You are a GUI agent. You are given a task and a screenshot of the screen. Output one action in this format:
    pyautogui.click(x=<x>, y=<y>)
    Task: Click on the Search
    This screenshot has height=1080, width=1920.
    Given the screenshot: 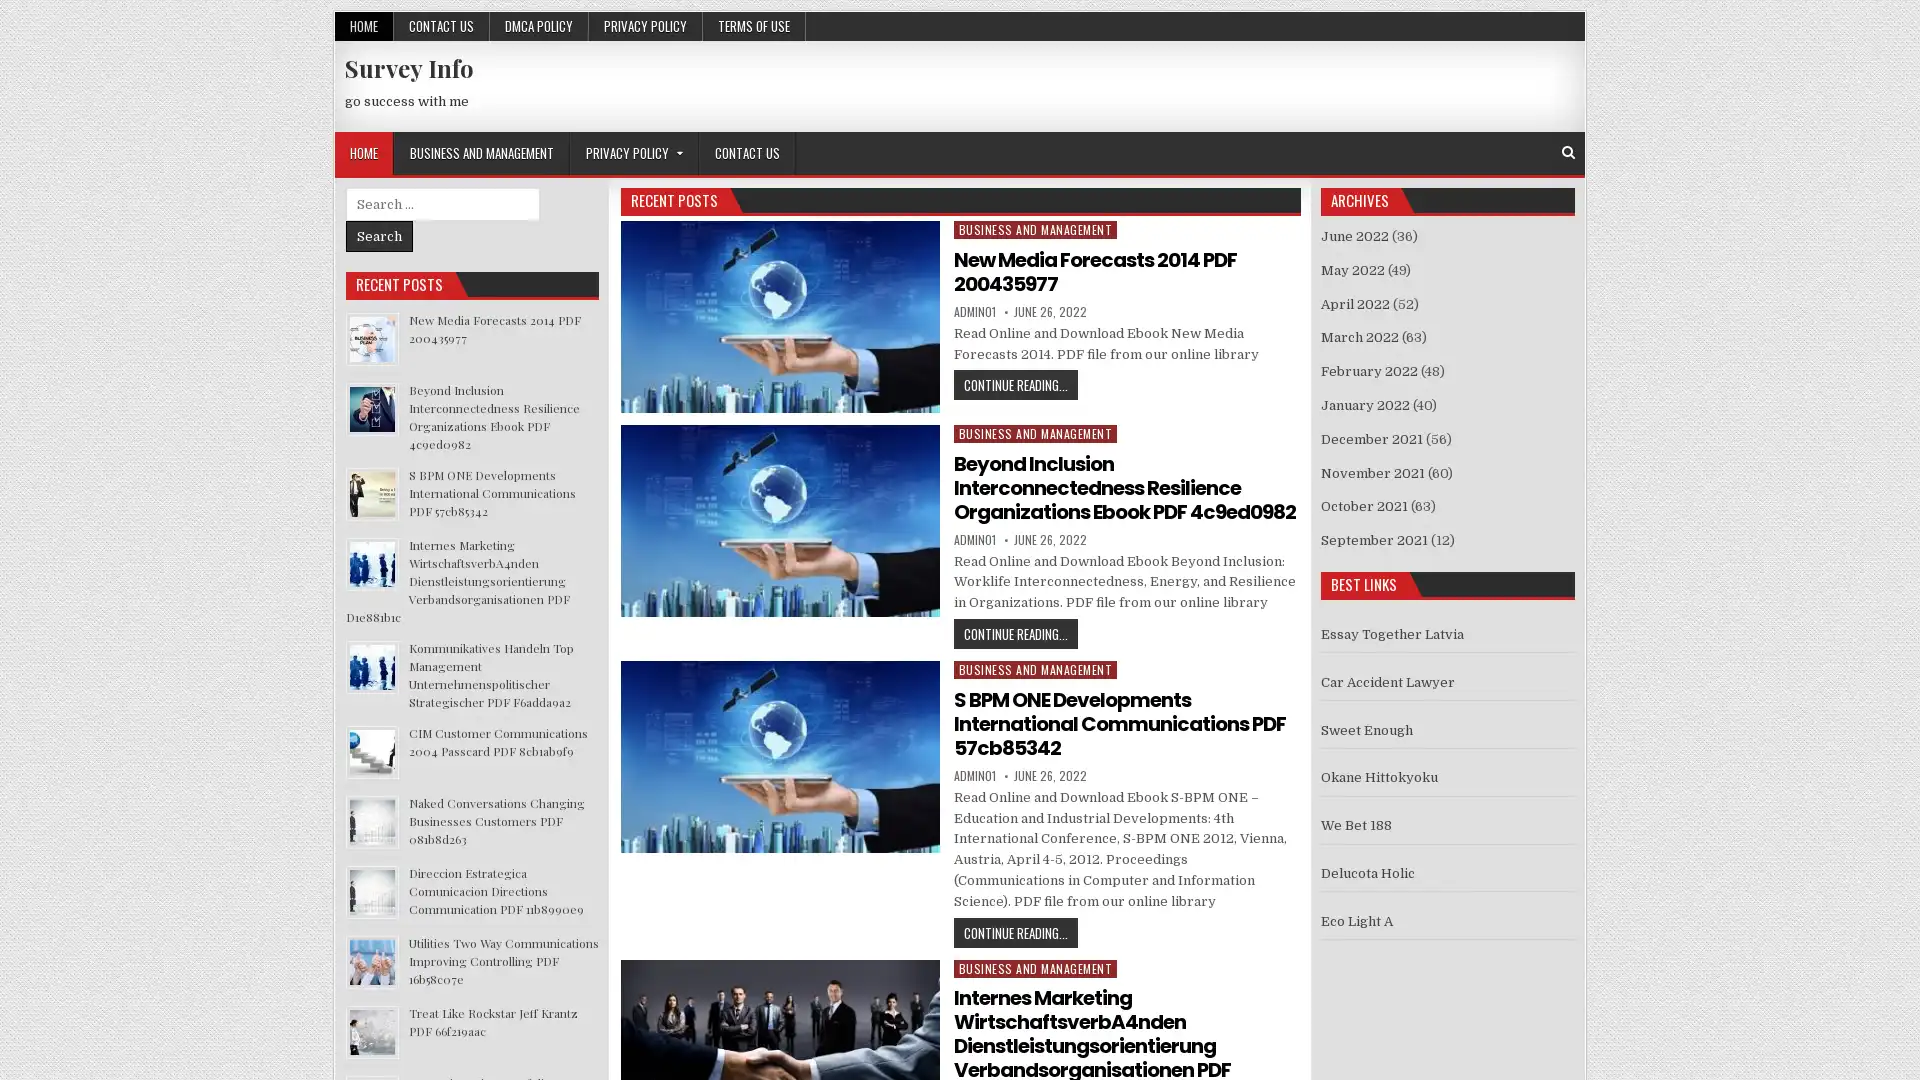 What is the action you would take?
    pyautogui.click(x=378, y=235)
    